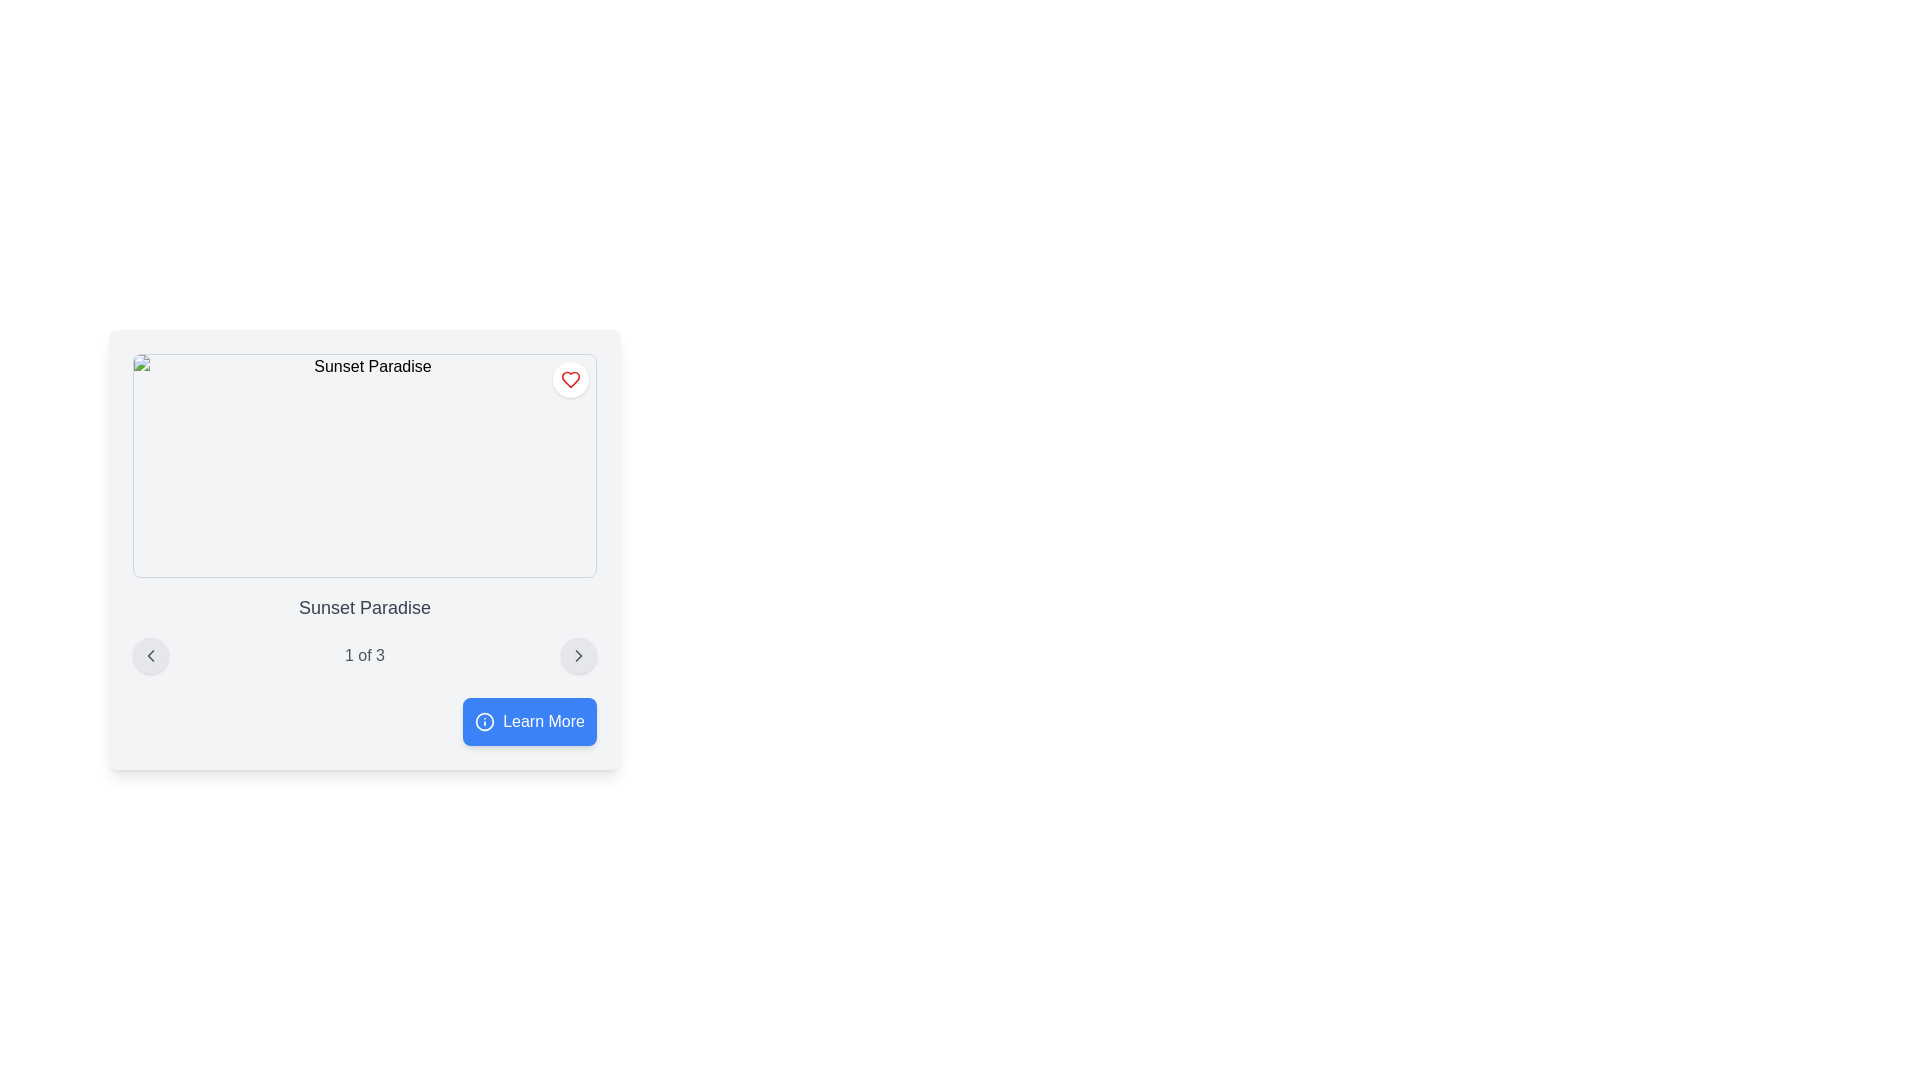  I want to click on the heart icon located at the top-right corner of the white card interface near the title 'Sunset Paradise' to mark the content as favorite, so click(570, 380).